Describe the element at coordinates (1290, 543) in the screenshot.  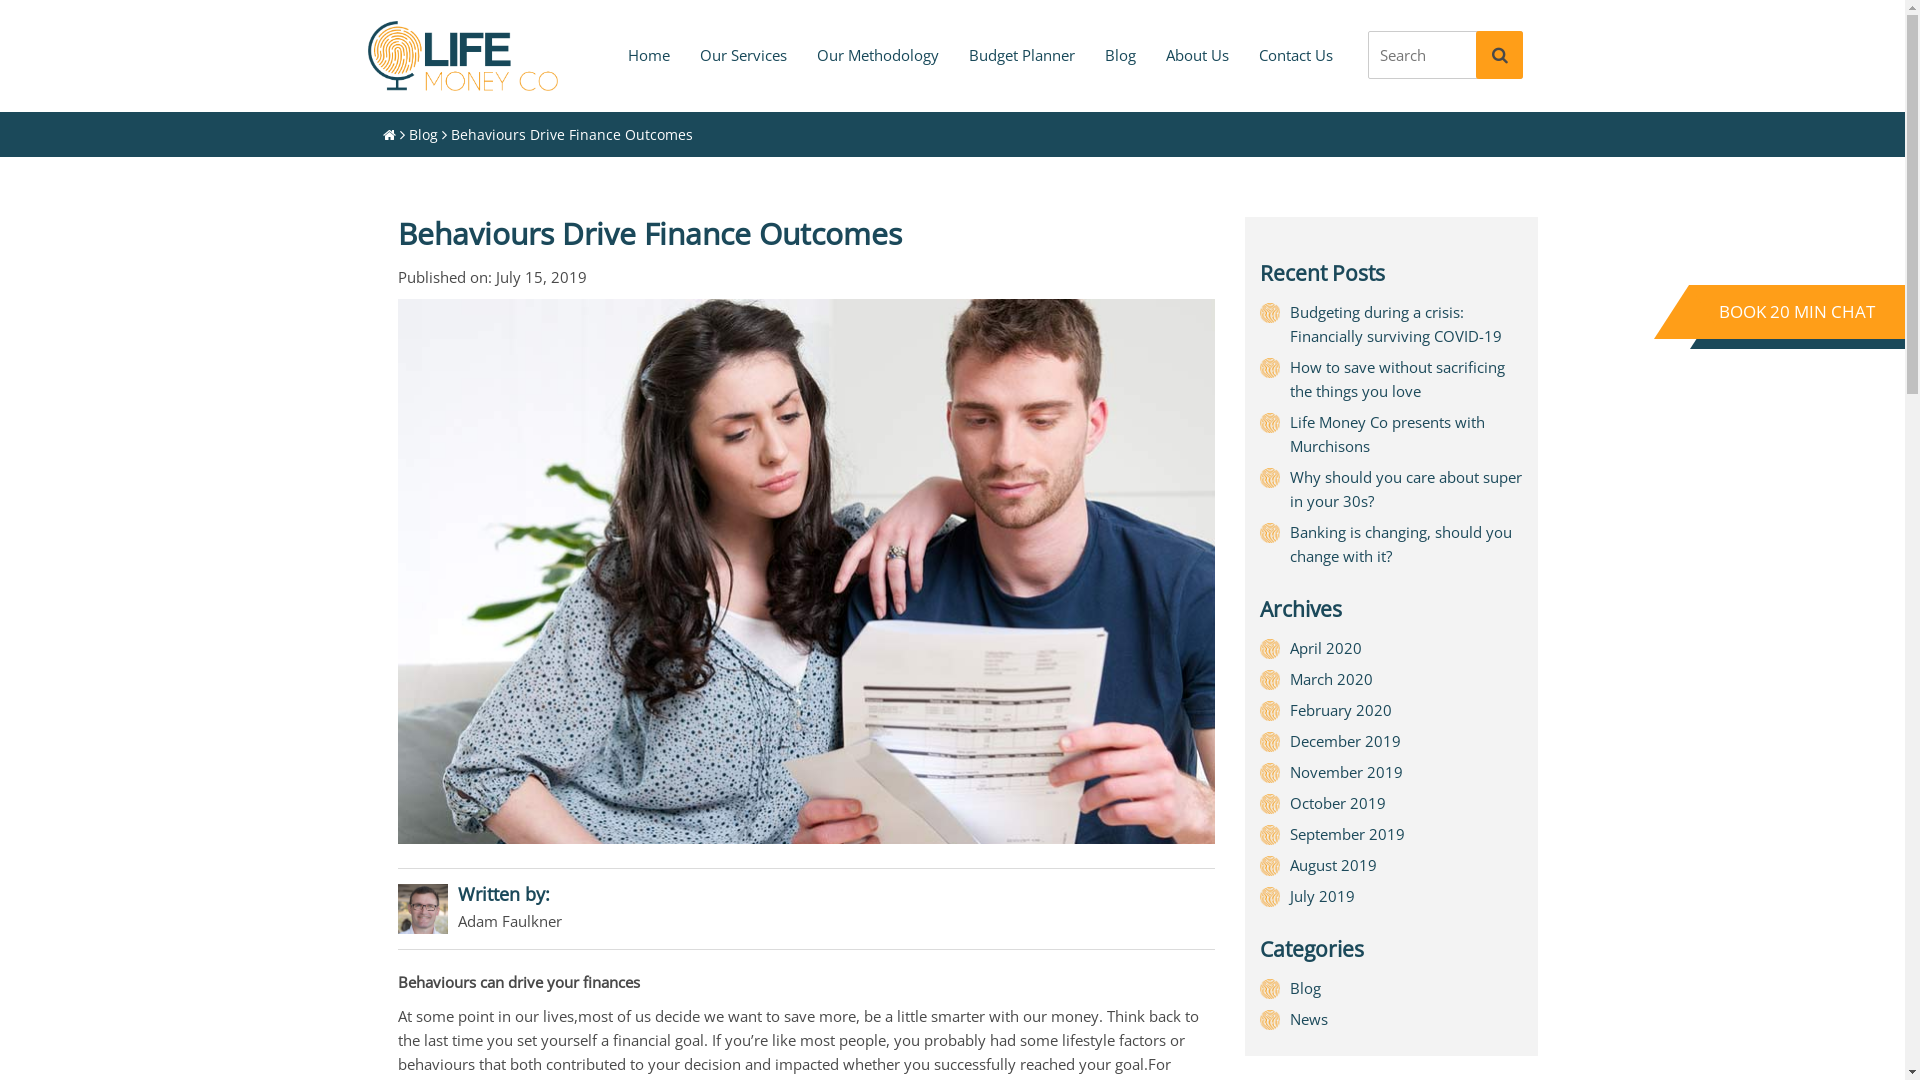
I see `'Banking is changing, should you change with it?'` at that location.